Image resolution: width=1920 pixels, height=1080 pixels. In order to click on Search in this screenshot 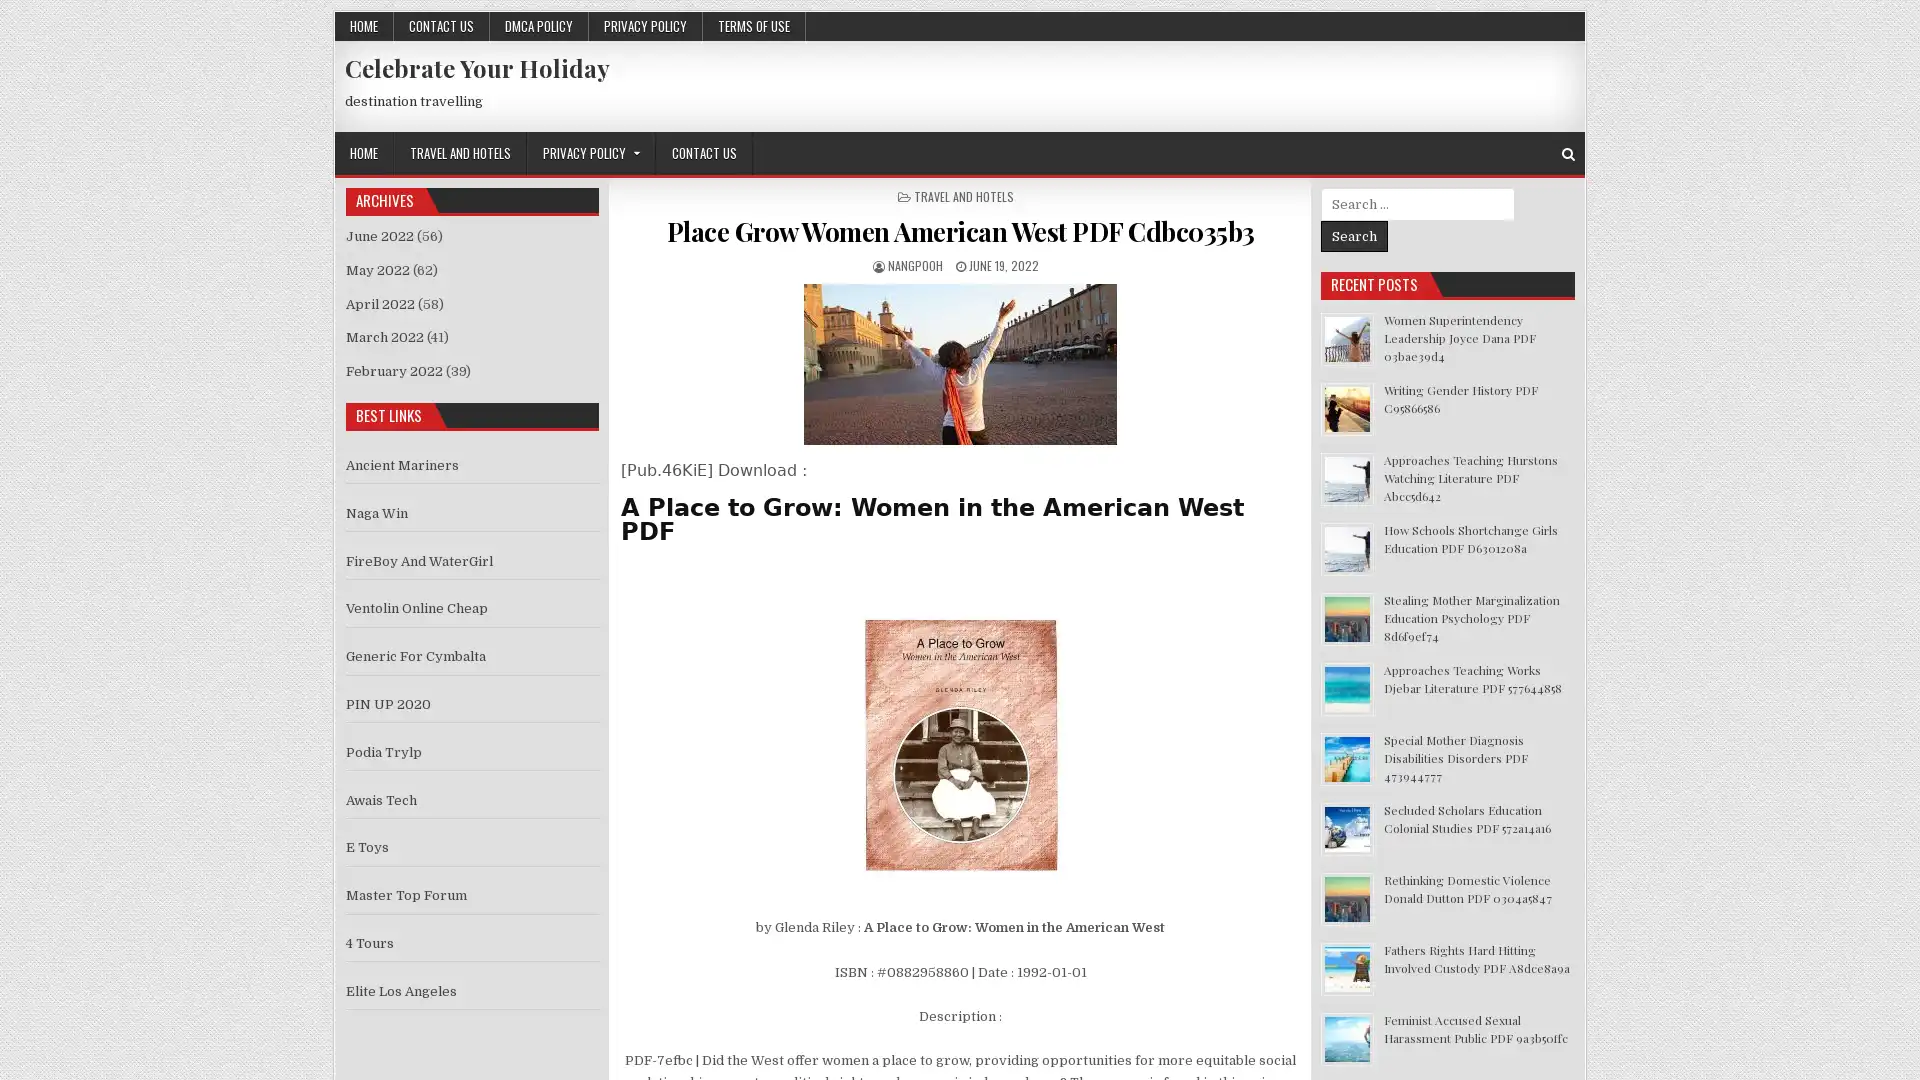, I will do `click(1354, 235)`.